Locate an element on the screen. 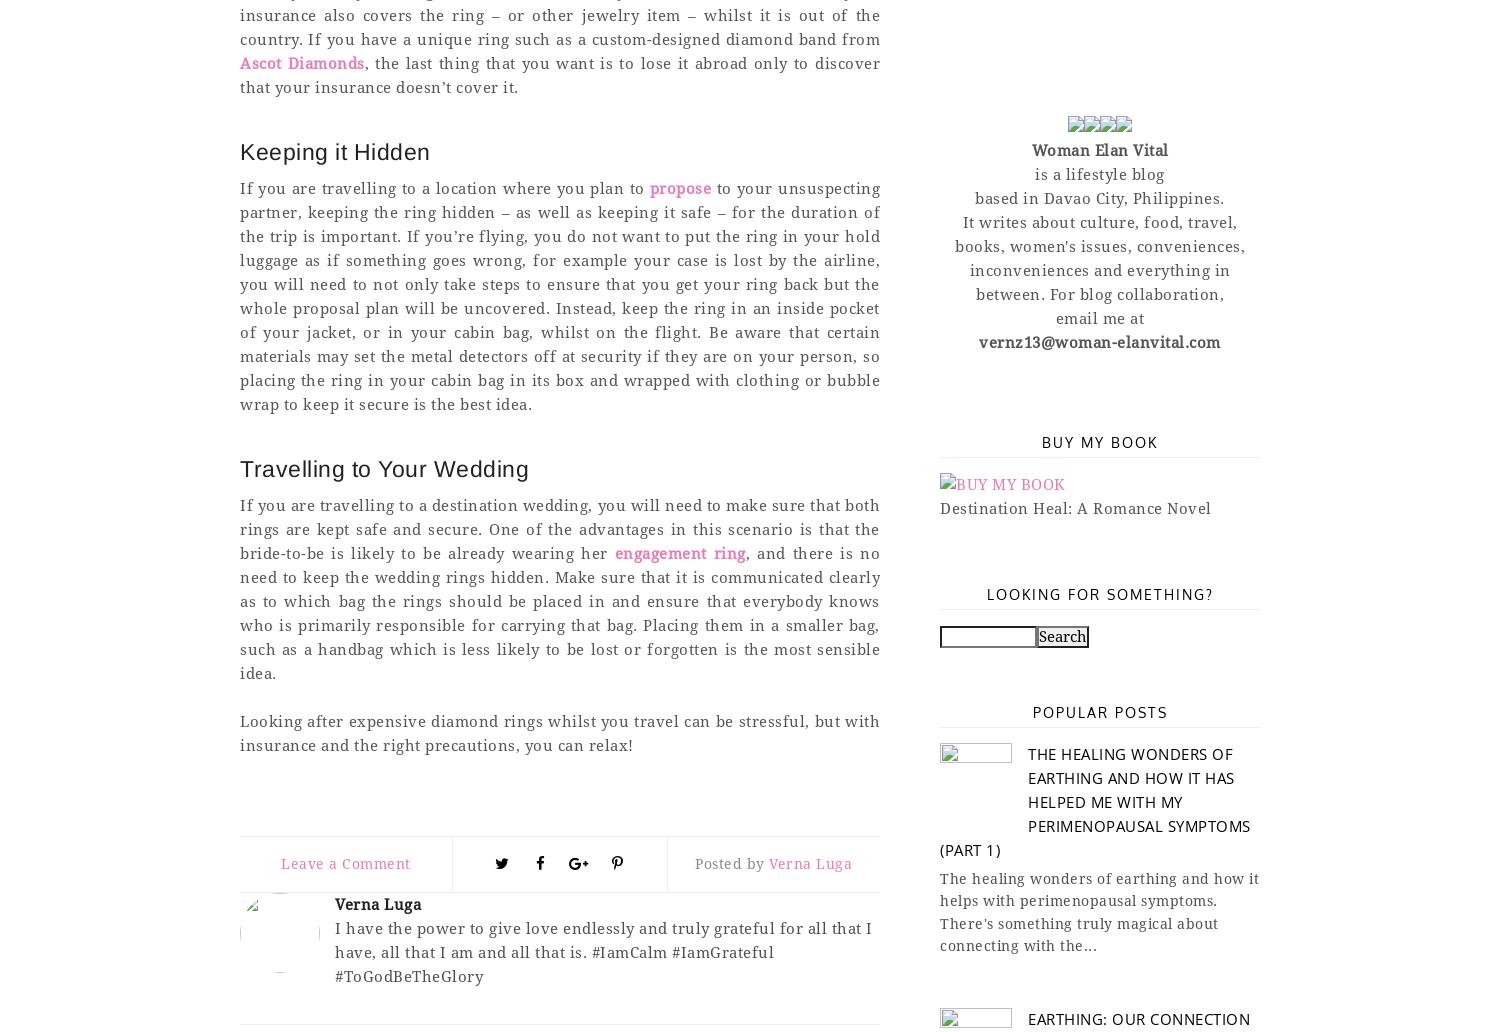  'THE HEALING WONDERS OF EARTHING AND HOW IT HAS HELPED ME WITH MY PERIMENOPAUSAL SYMPTOMS (Part 1)' is located at coordinates (939, 801).